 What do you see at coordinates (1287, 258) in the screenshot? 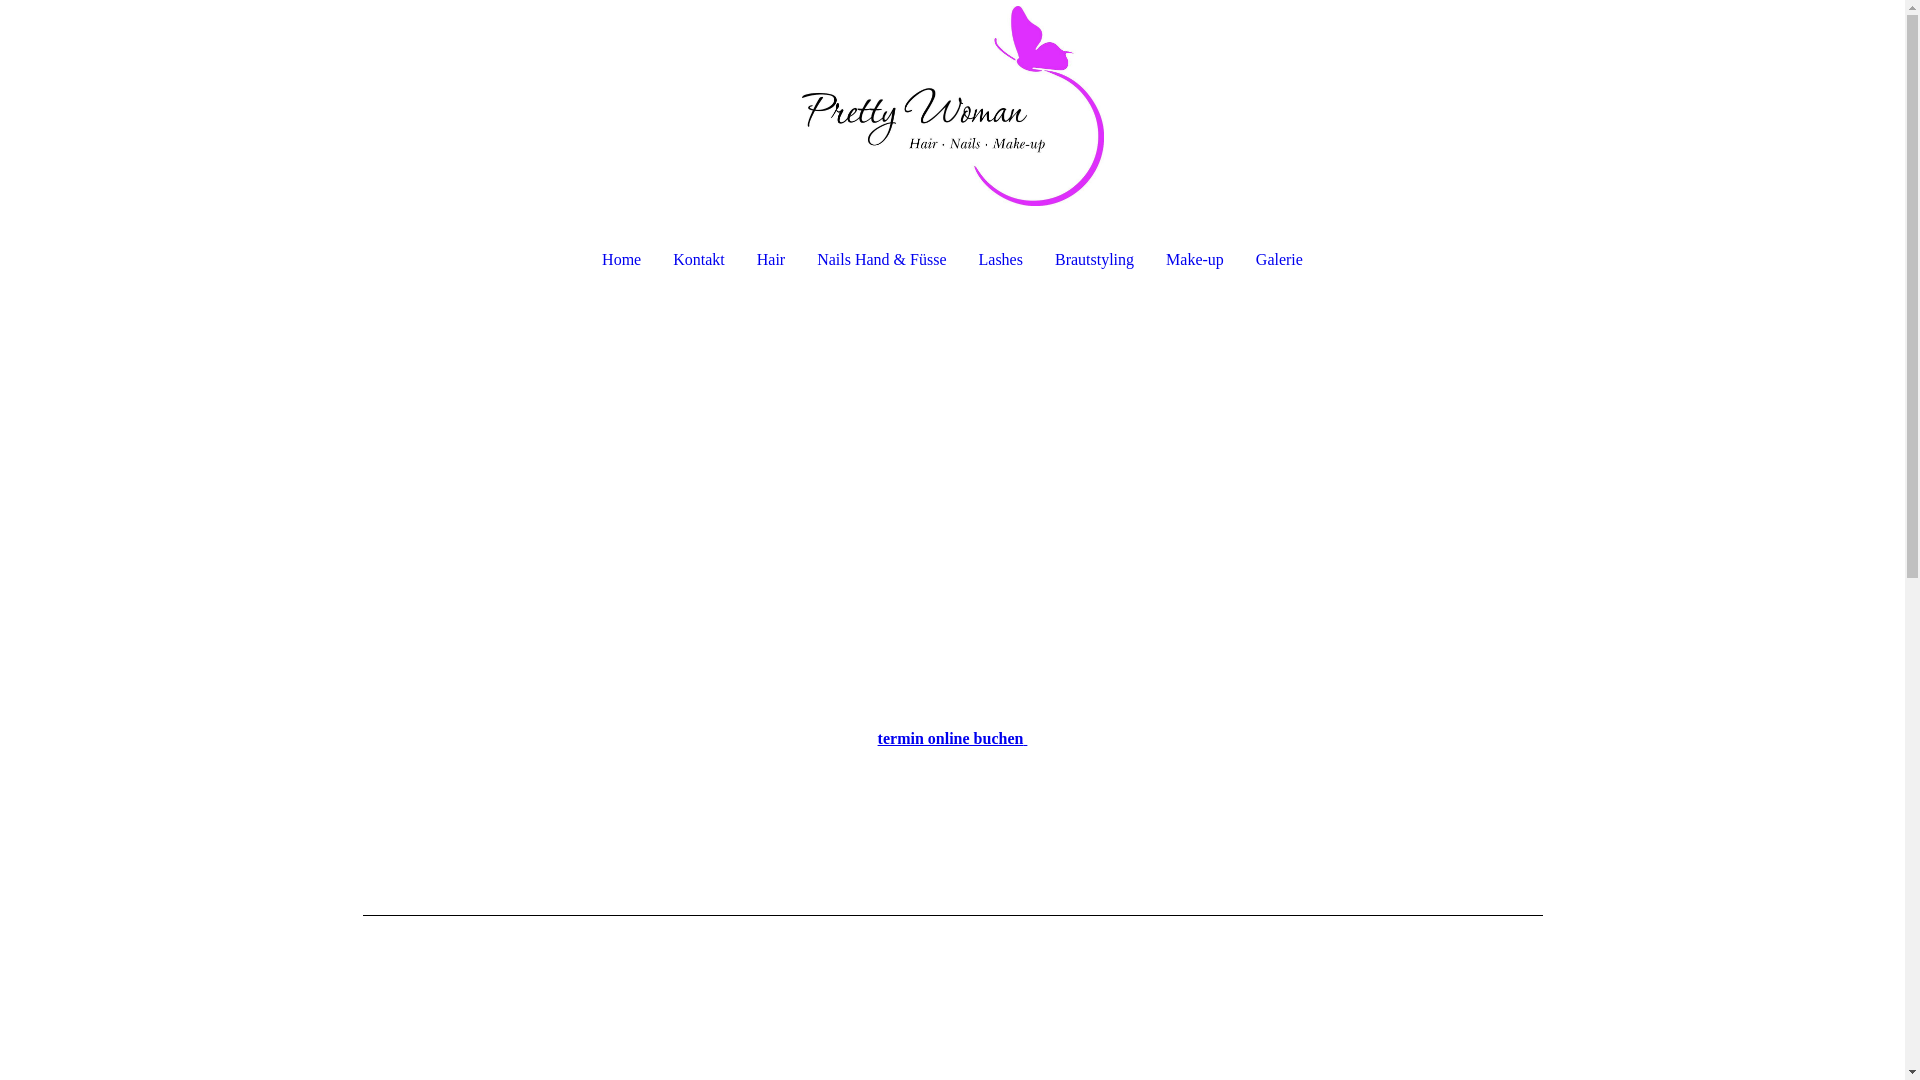
I see `'Galerie'` at bounding box center [1287, 258].